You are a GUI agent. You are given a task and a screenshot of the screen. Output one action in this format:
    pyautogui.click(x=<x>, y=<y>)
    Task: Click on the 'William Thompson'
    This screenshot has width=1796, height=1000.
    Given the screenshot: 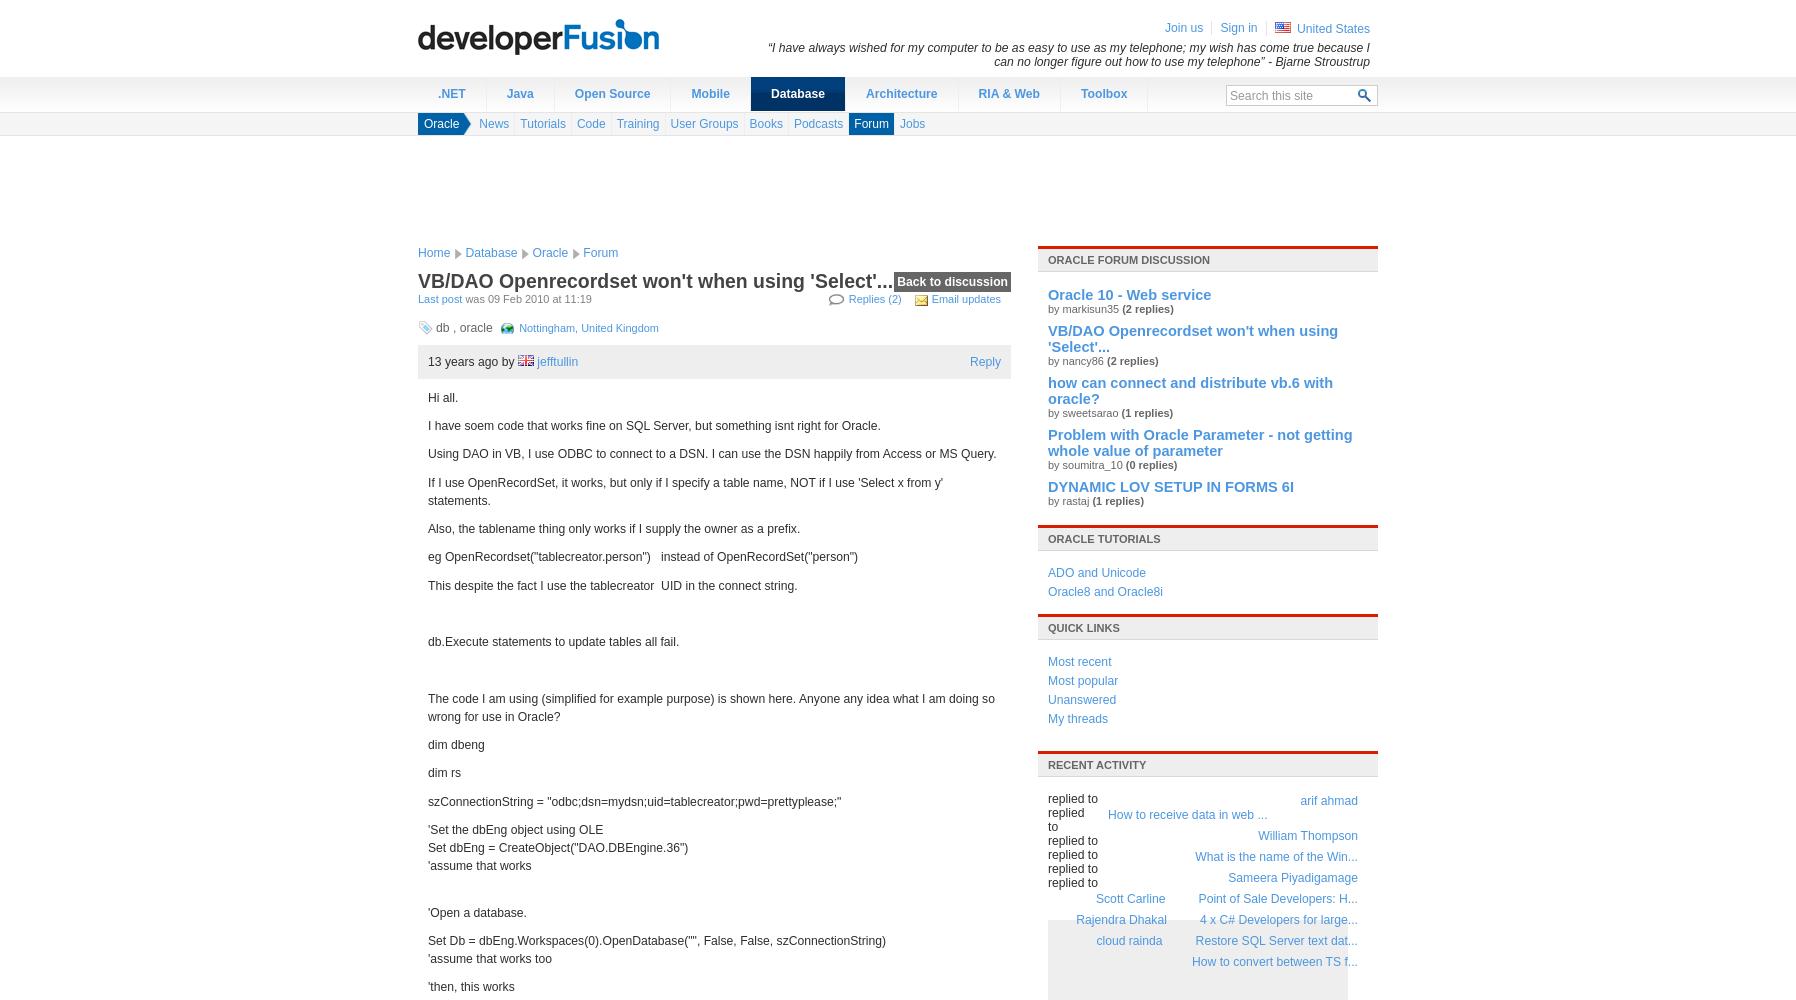 What is the action you would take?
    pyautogui.click(x=1308, y=835)
    